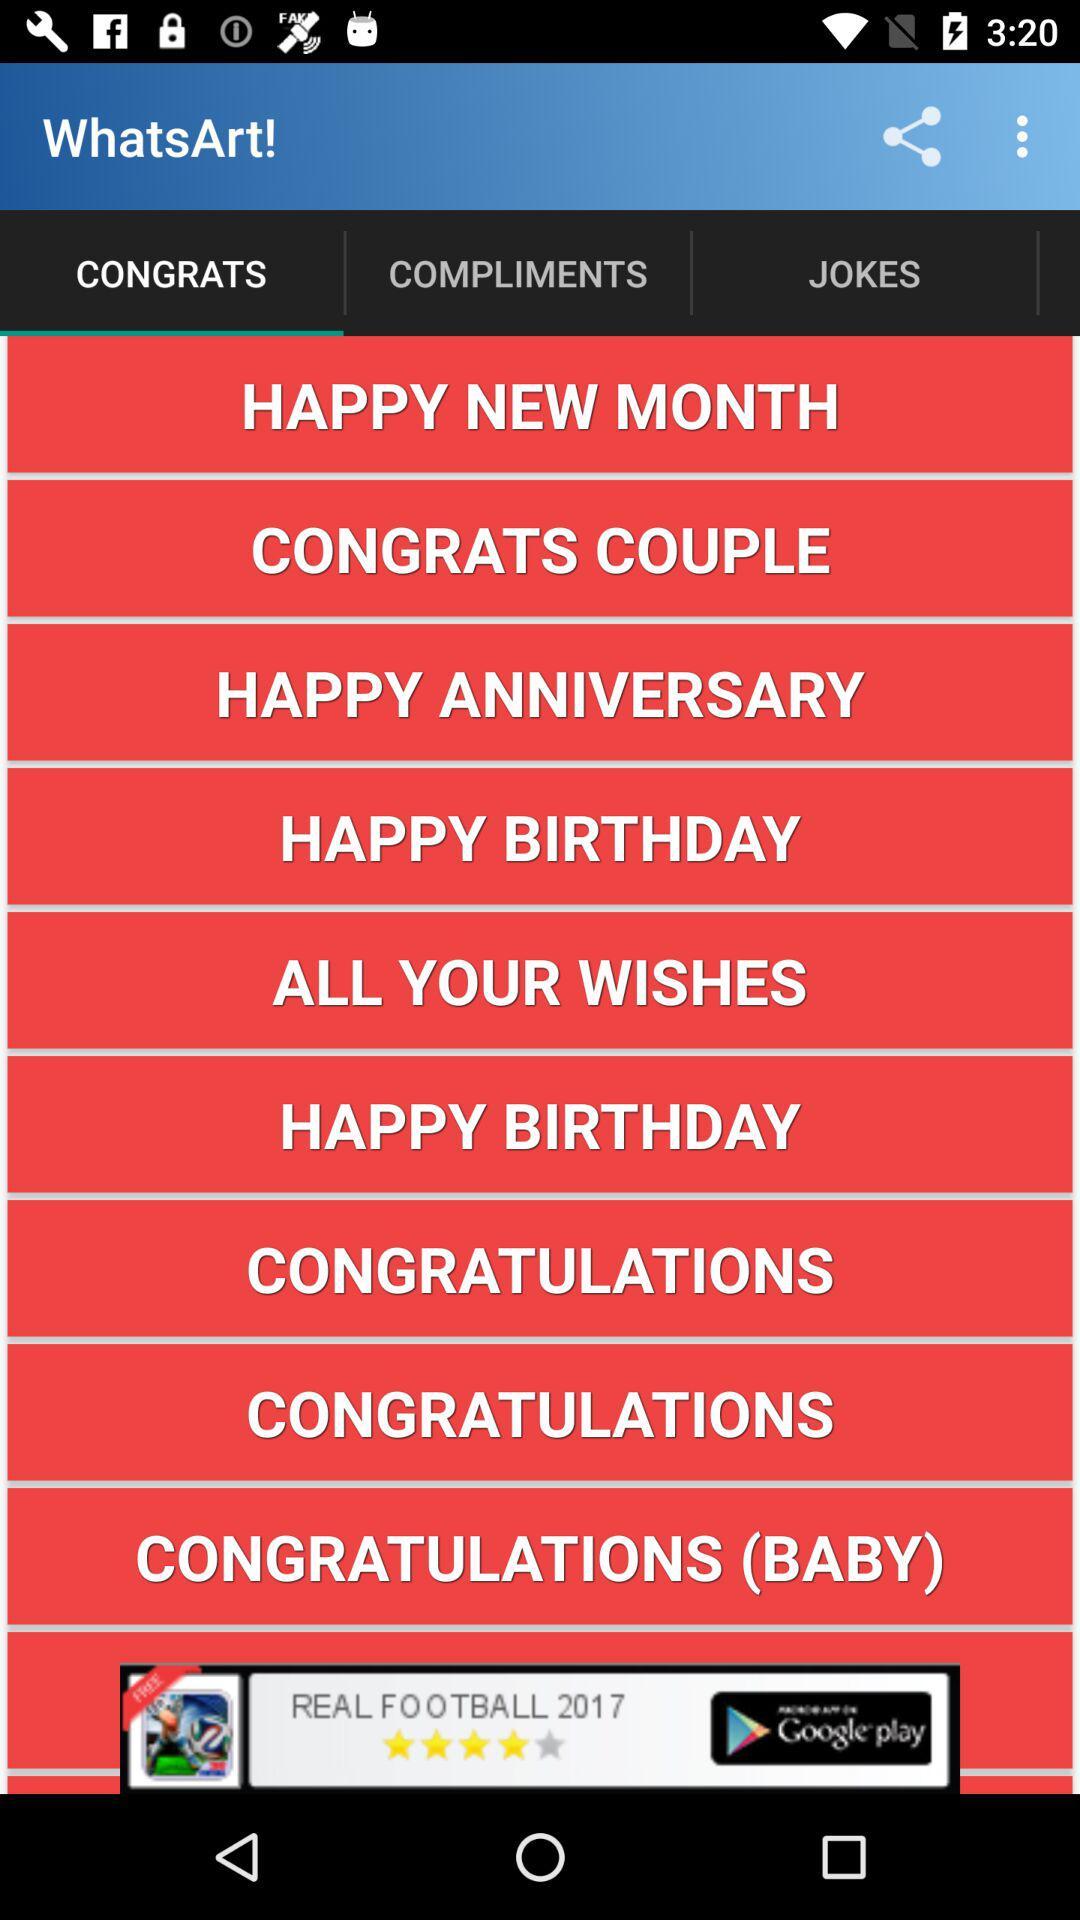 The image size is (1080, 1920). What do you see at coordinates (540, 1699) in the screenshot?
I see `the icon above good for you! icon` at bounding box center [540, 1699].